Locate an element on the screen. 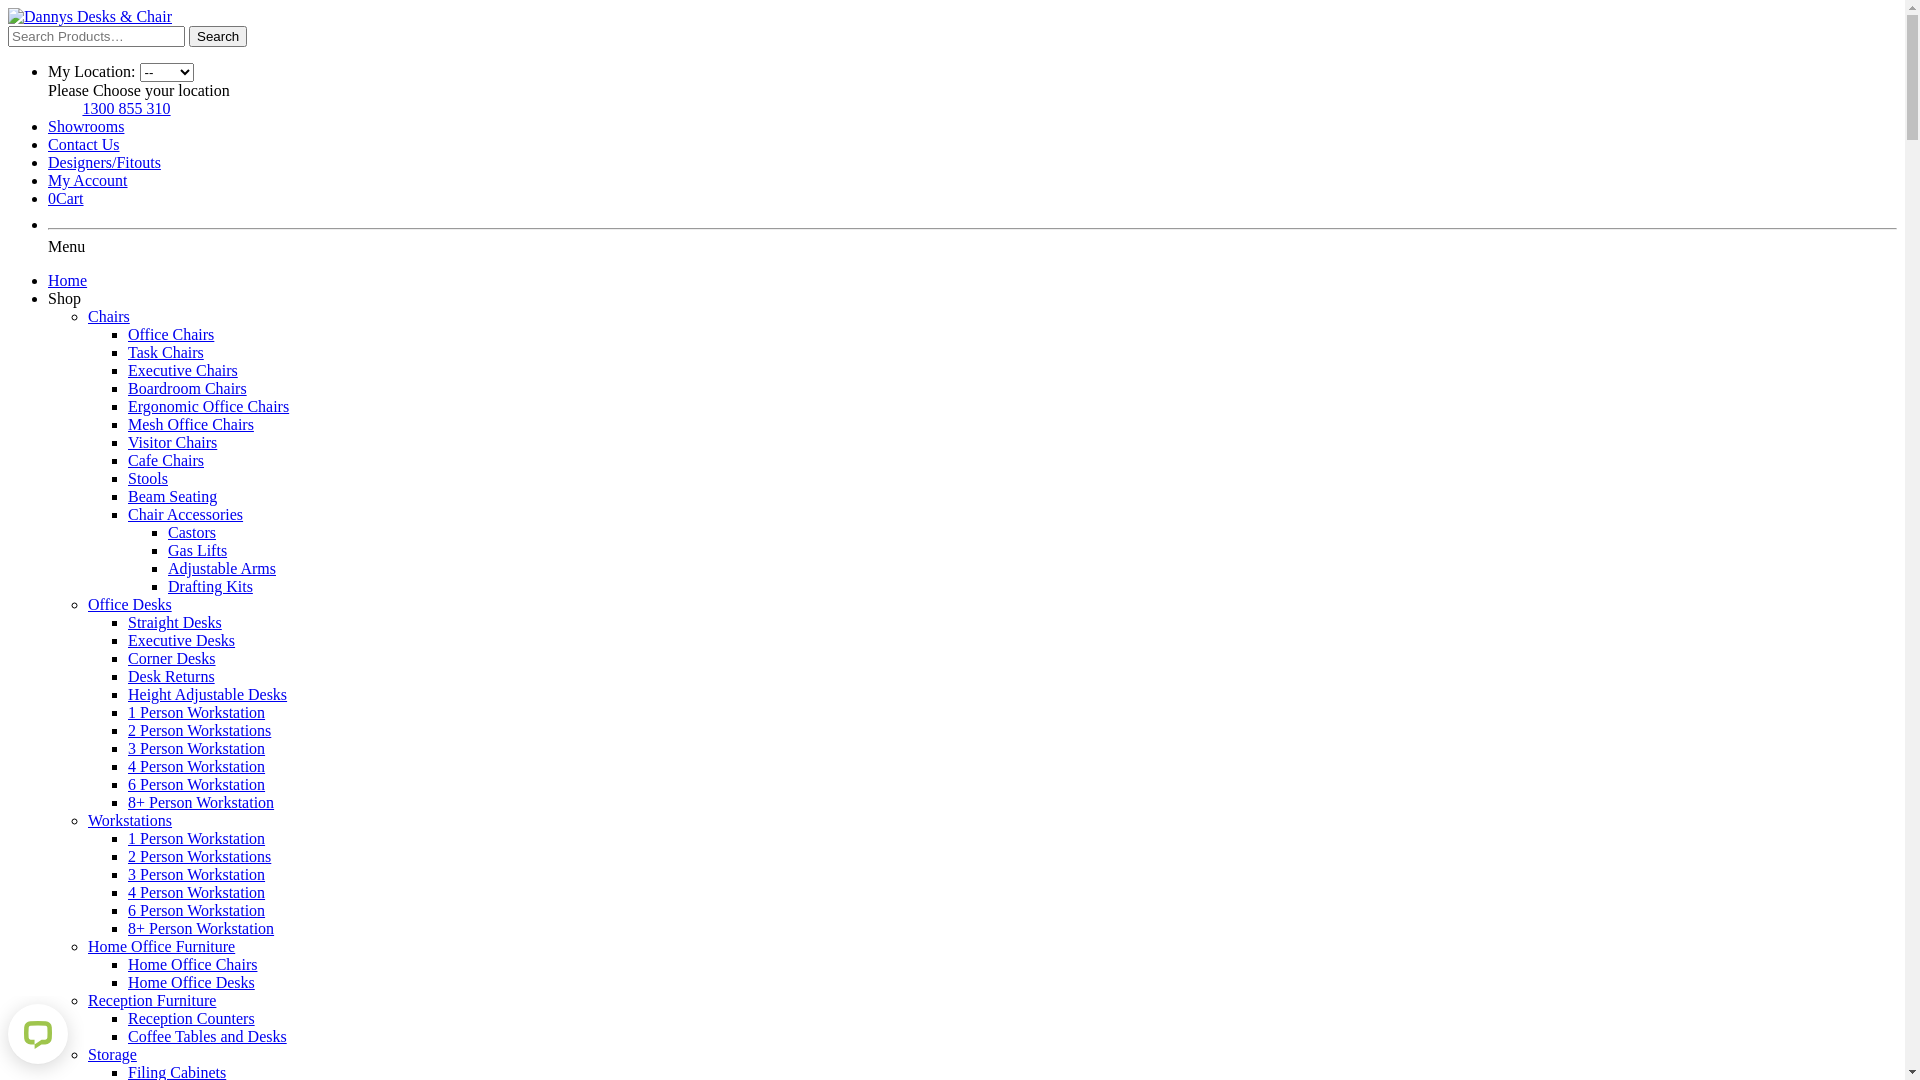 This screenshot has width=1920, height=1080. 'Boardroom Chairs' is located at coordinates (127, 388).